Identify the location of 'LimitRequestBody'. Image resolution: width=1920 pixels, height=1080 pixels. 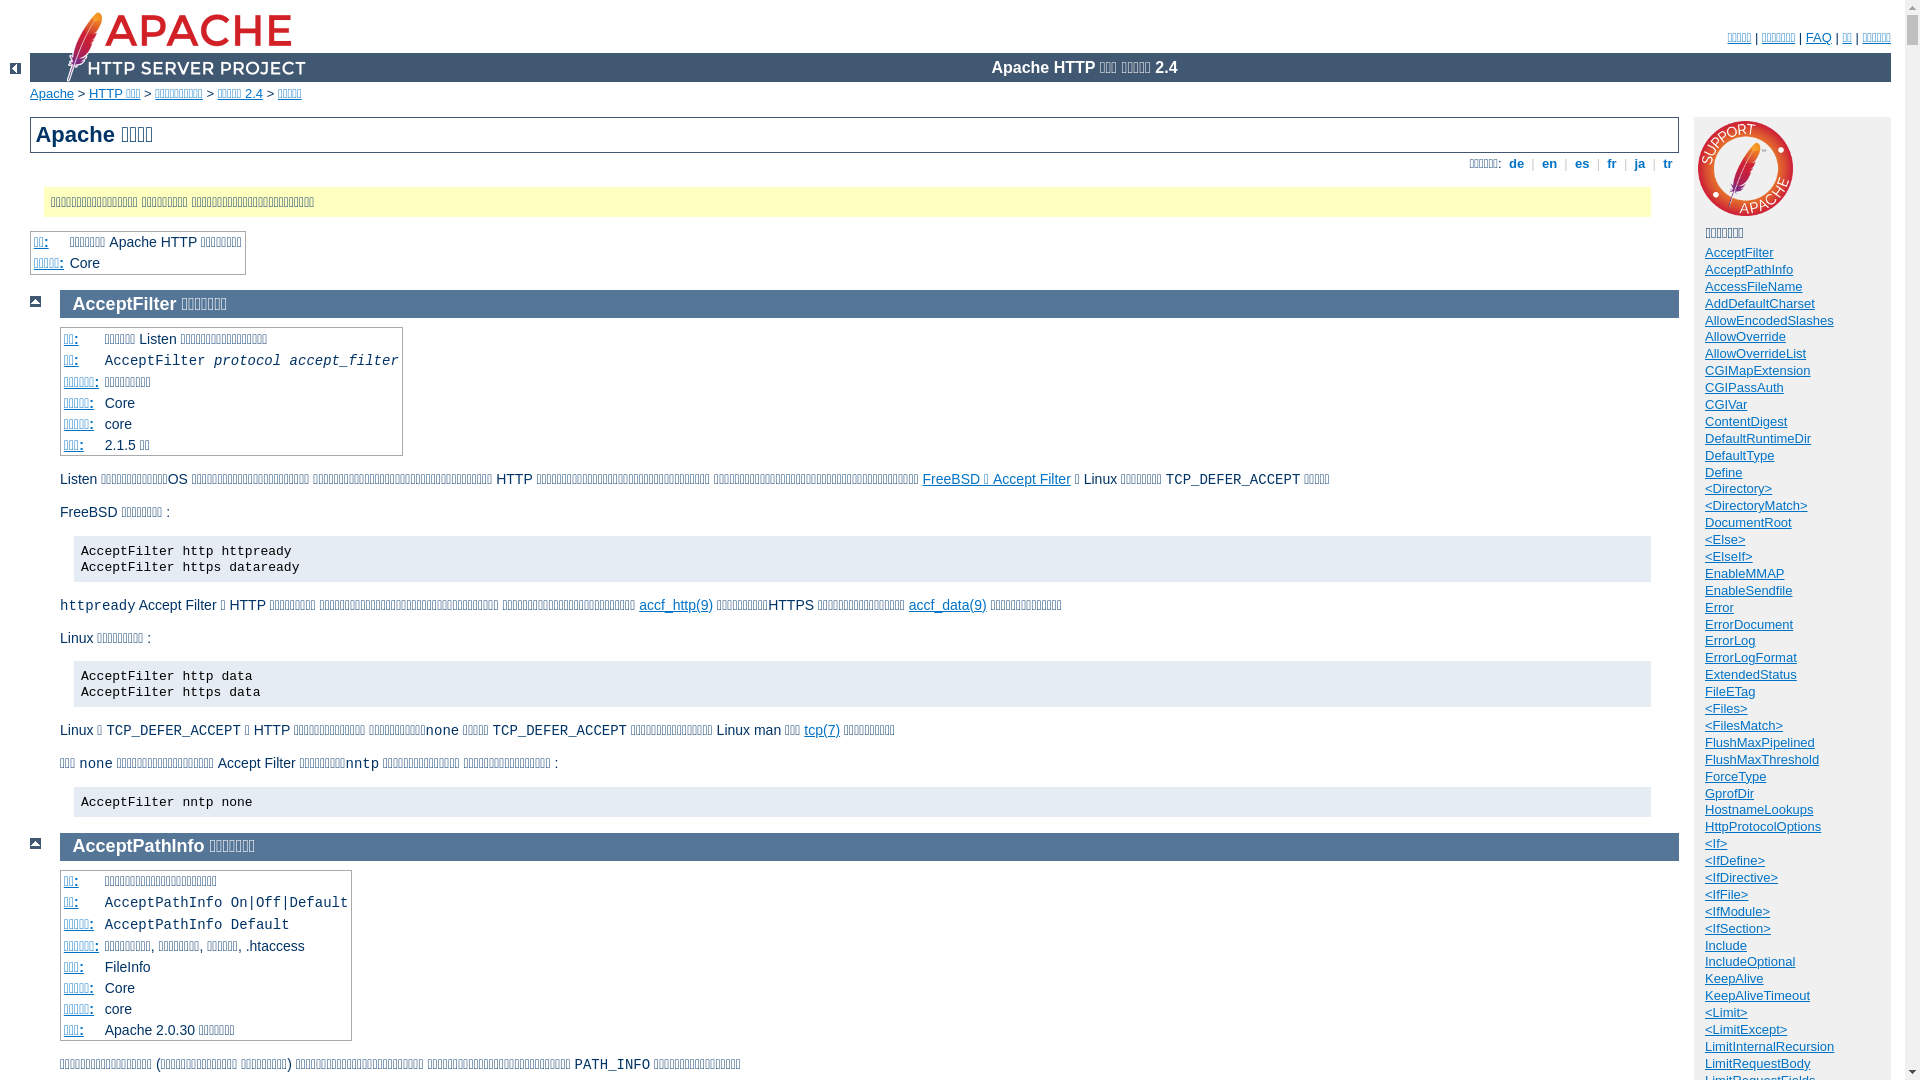
(1756, 1062).